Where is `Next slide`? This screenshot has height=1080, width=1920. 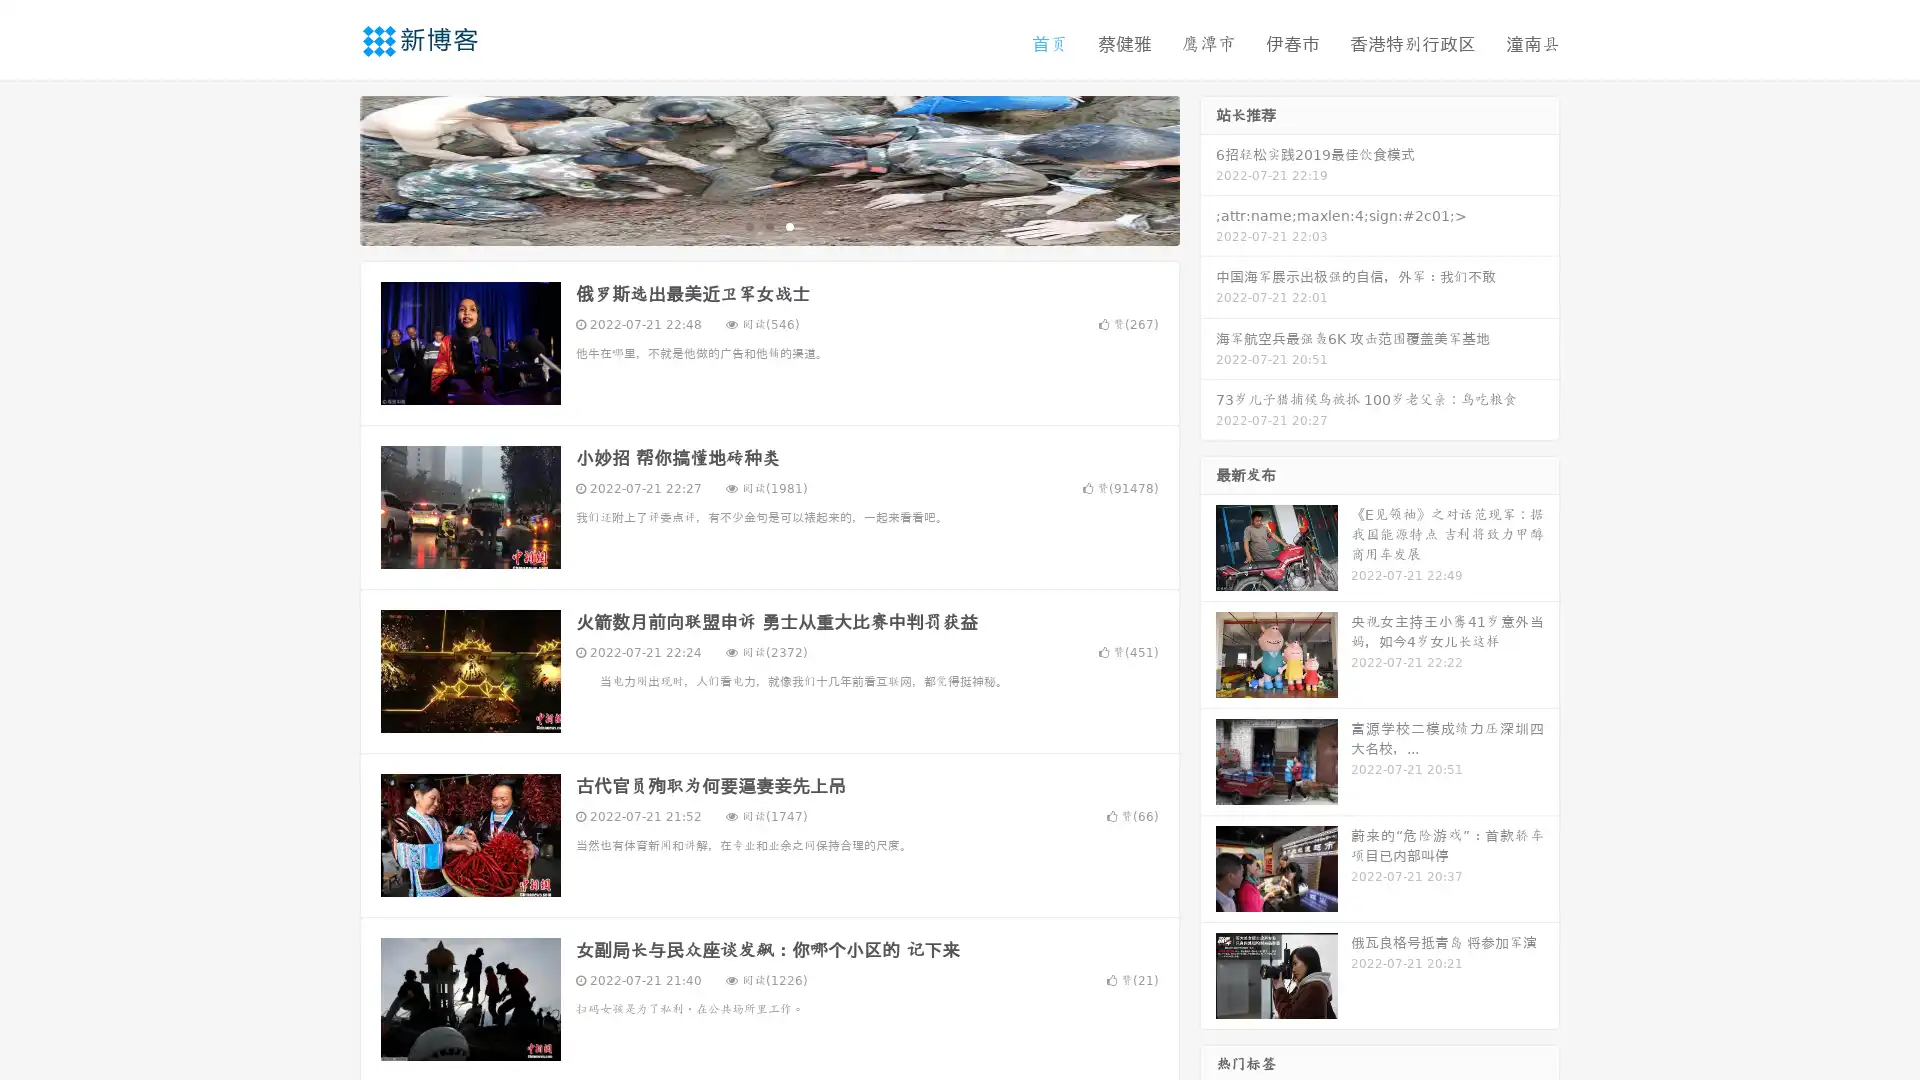 Next slide is located at coordinates (1208, 168).